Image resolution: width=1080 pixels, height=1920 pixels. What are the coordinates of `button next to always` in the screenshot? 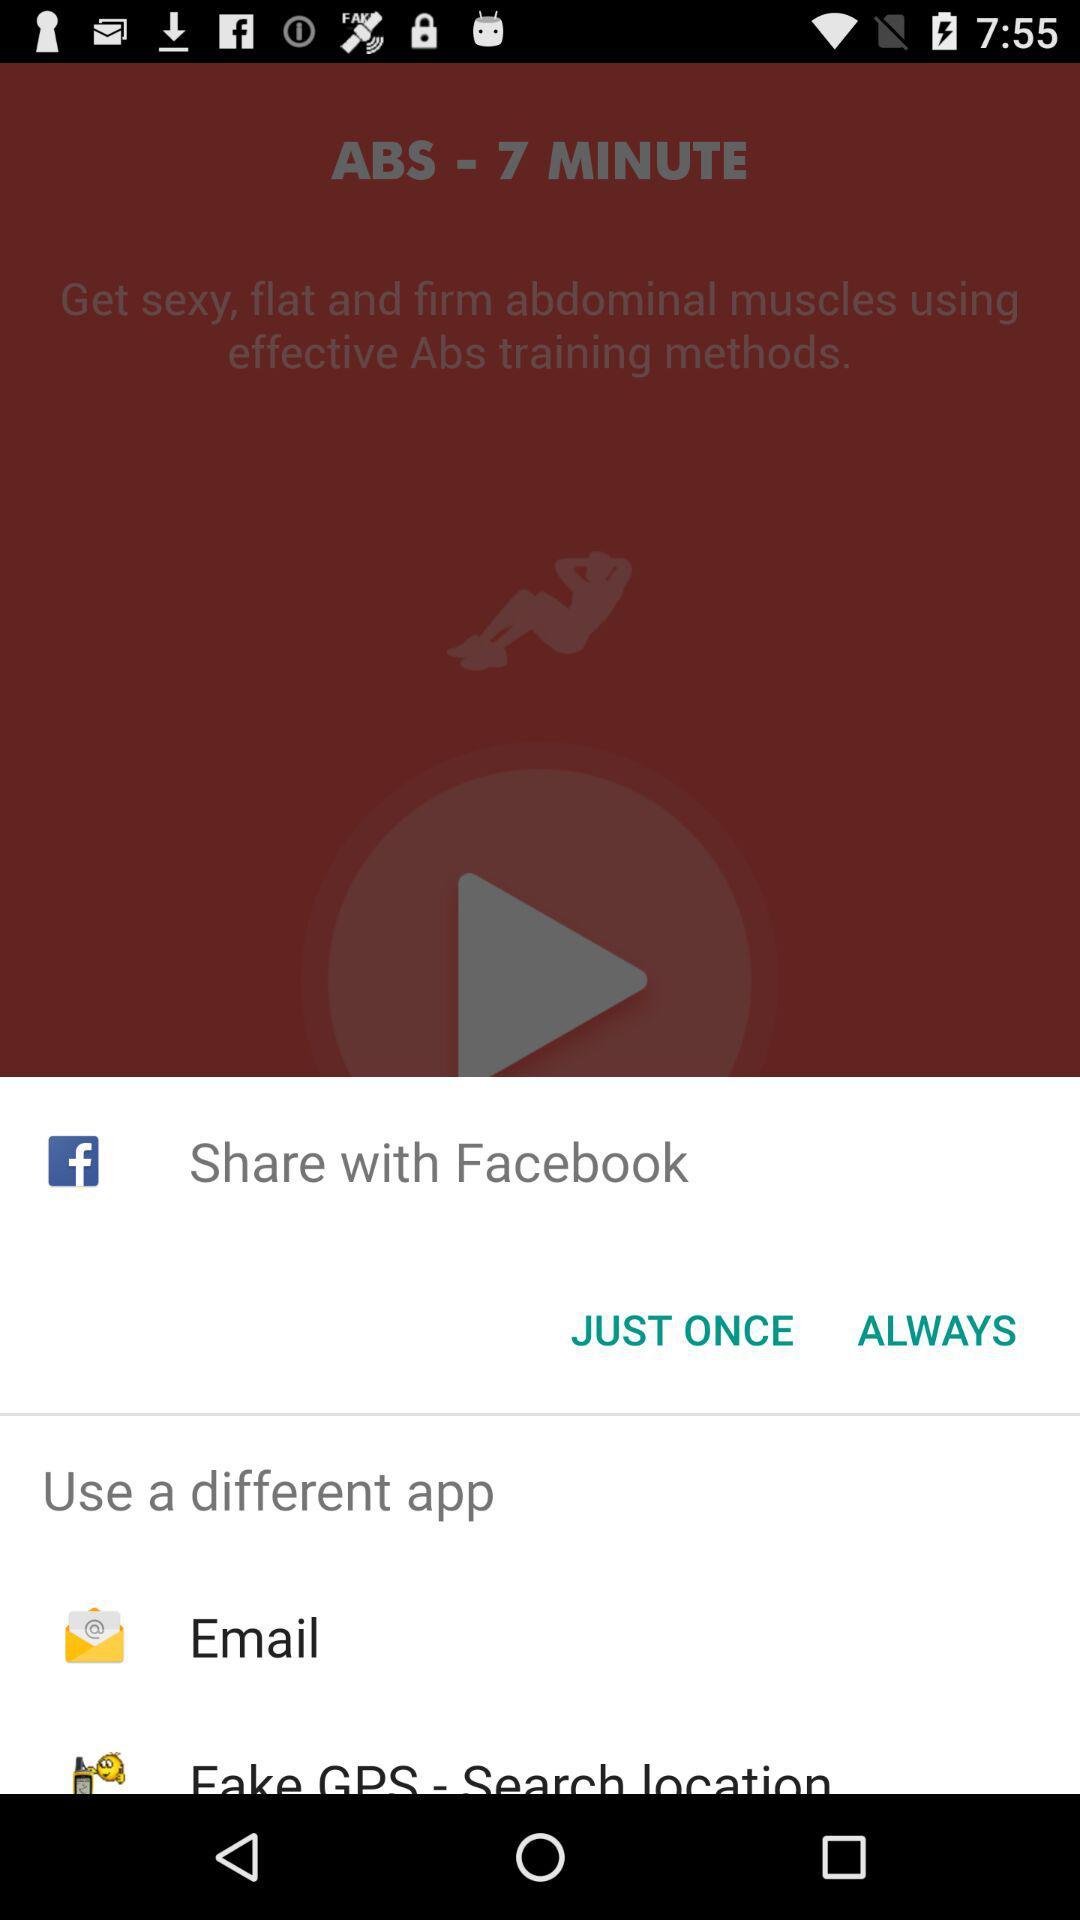 It's located at (681, 1329).